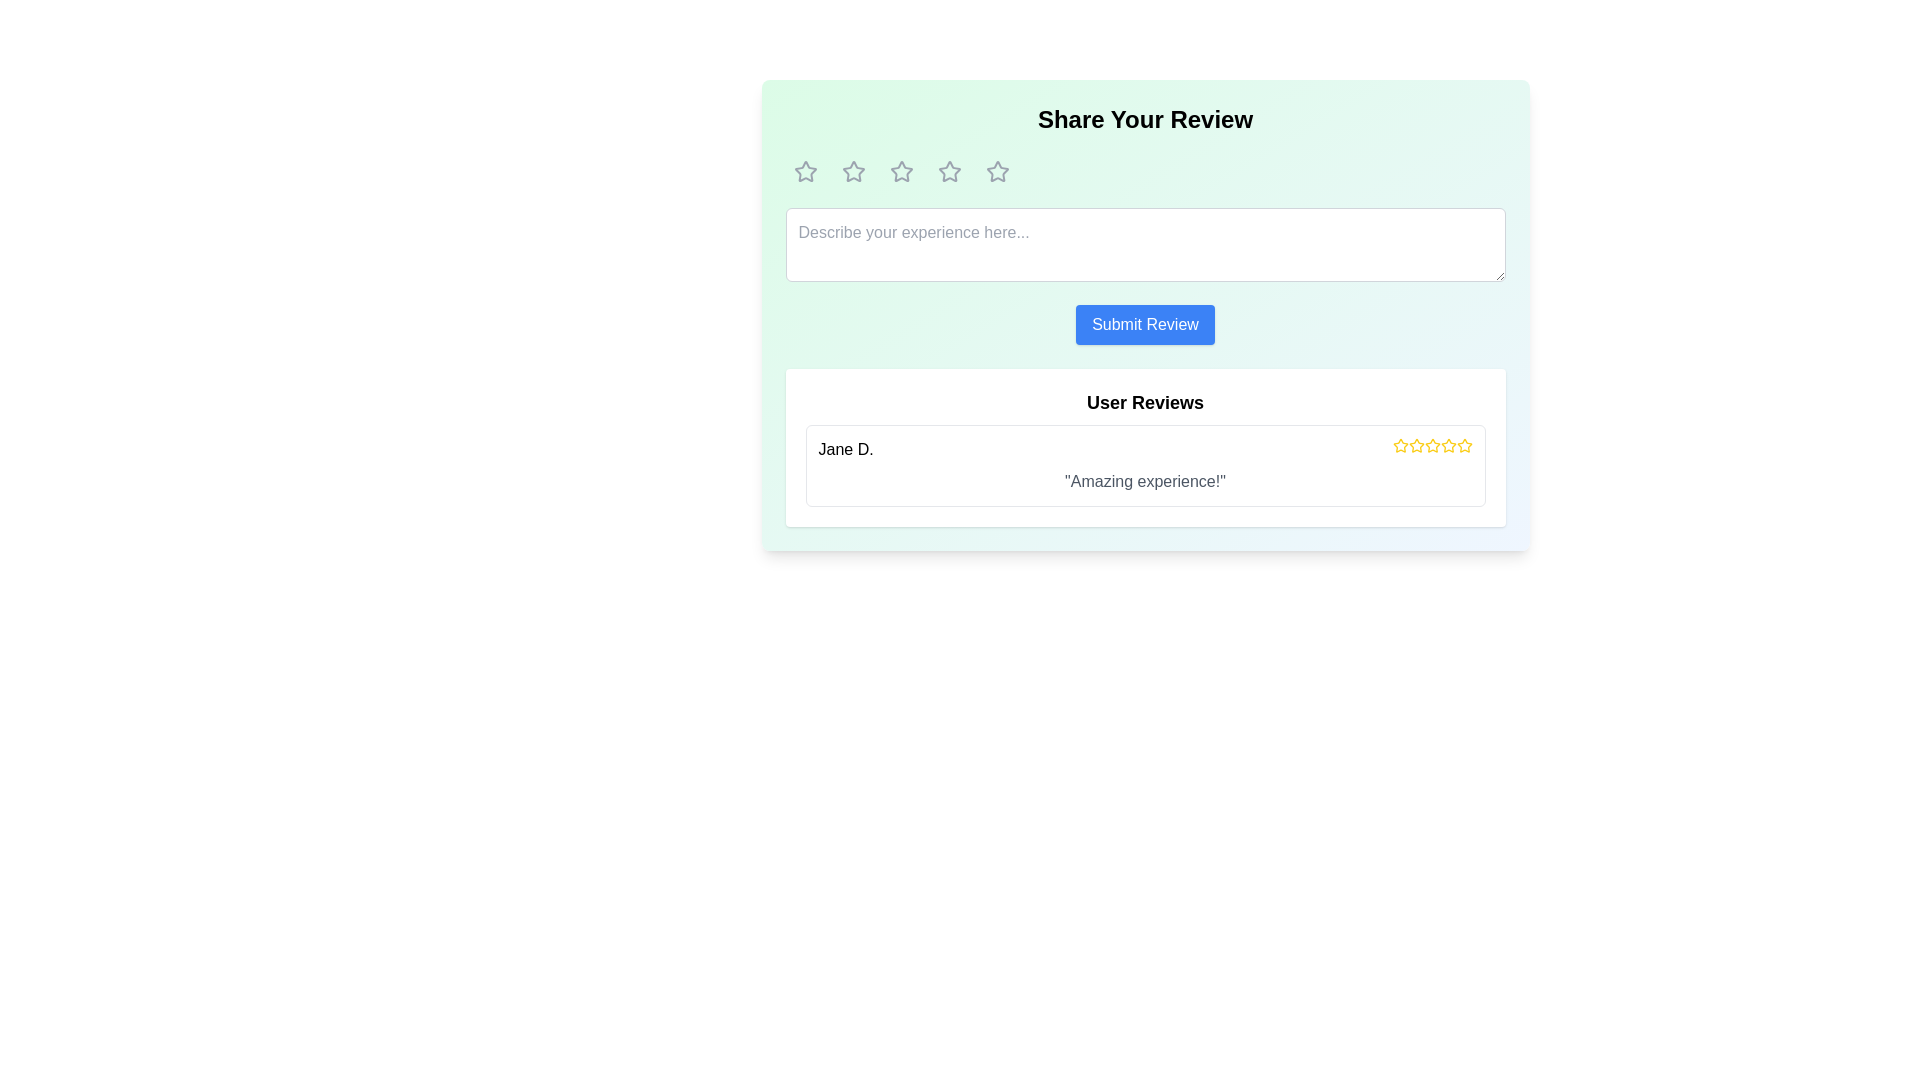 This screenshot has width=1920, height=1080. Describe the element at coordinates (1145, 323) in the screenshot. I see `the 'Submit Review' button, which is a rectangular button with rounded corners, white text on a blue background, located centrally below the input field in the review form section` at that location.